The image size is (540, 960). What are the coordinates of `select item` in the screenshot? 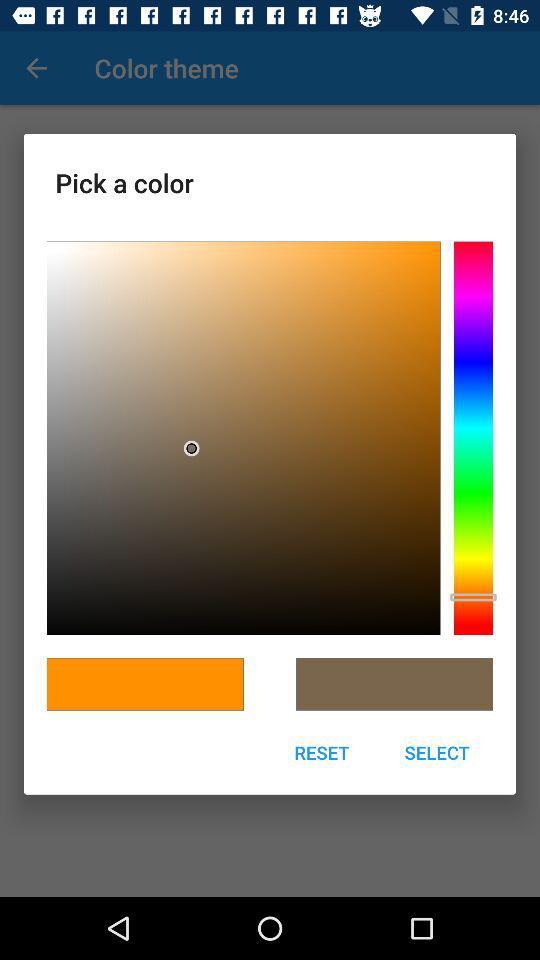 It's located at (436, 751).